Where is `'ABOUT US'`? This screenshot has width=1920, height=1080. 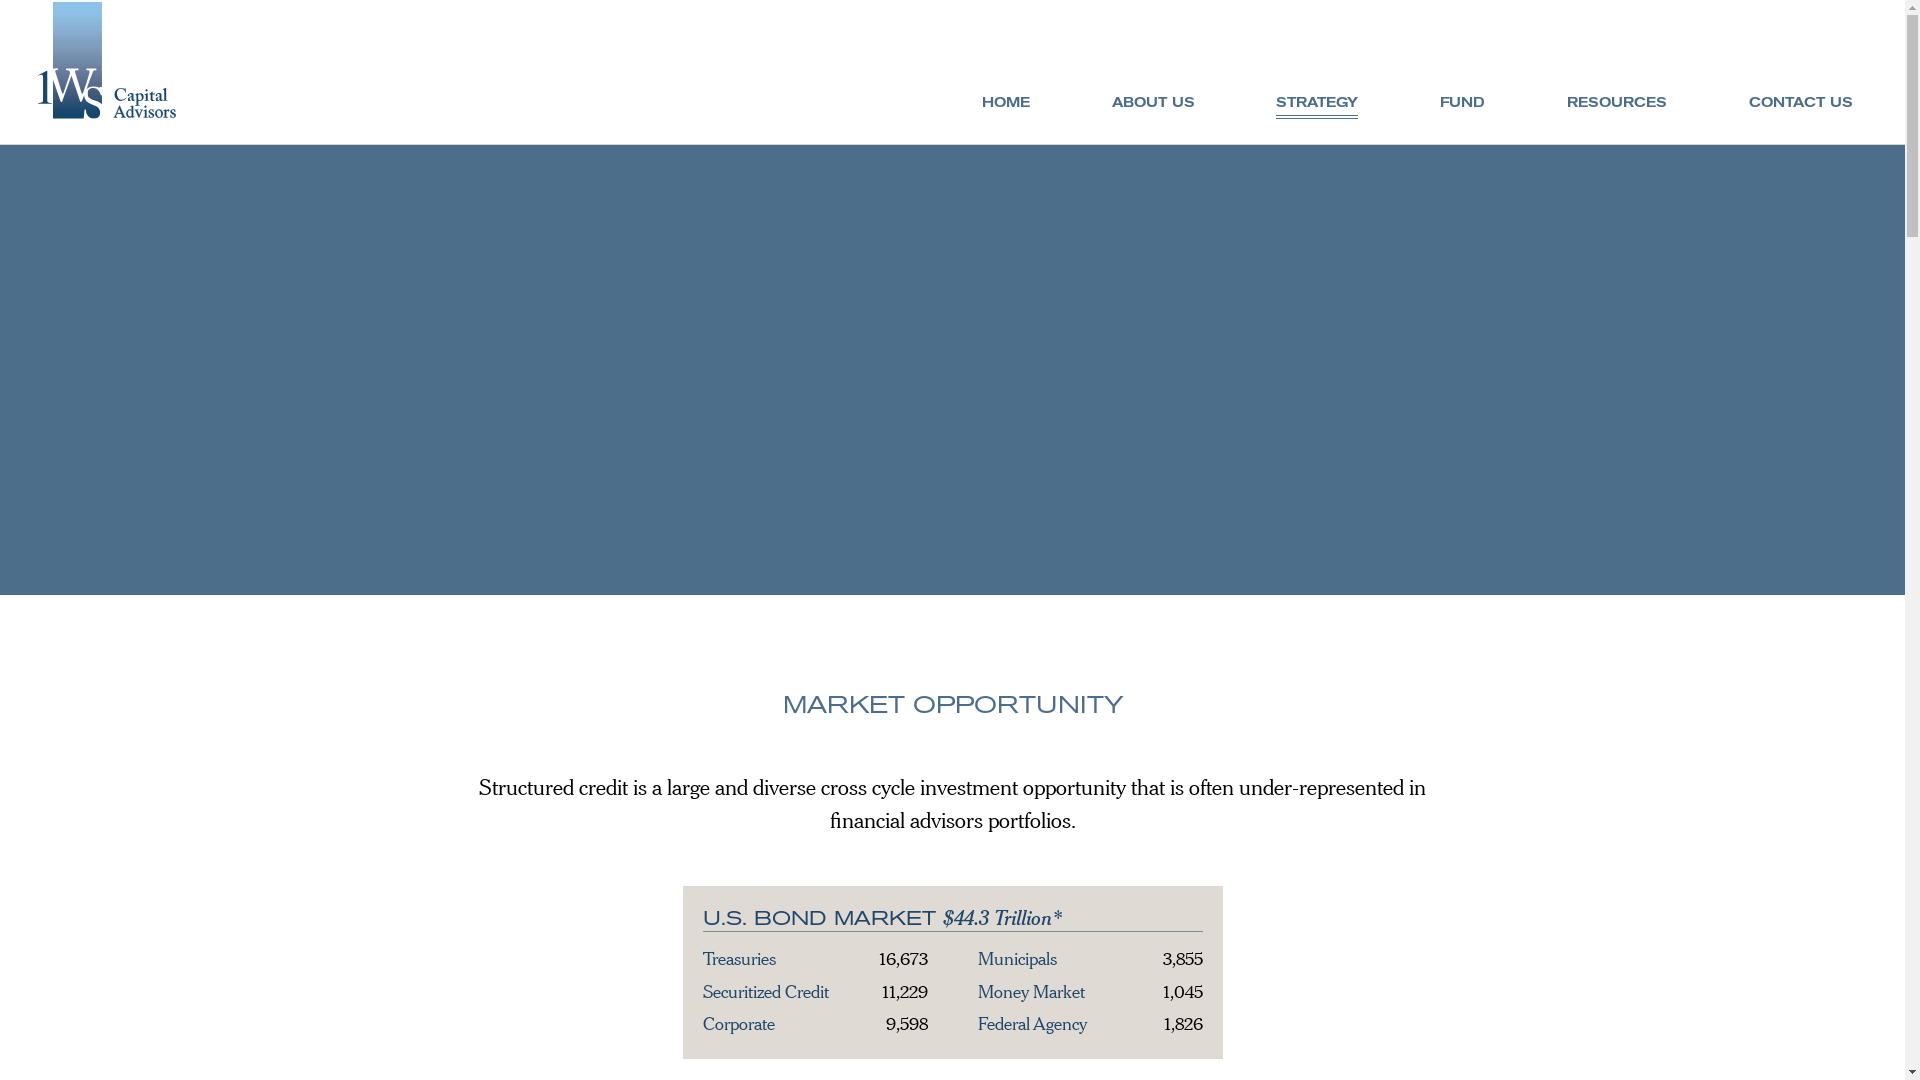
'ABOUT US' is located at coordinates (1153, 102).